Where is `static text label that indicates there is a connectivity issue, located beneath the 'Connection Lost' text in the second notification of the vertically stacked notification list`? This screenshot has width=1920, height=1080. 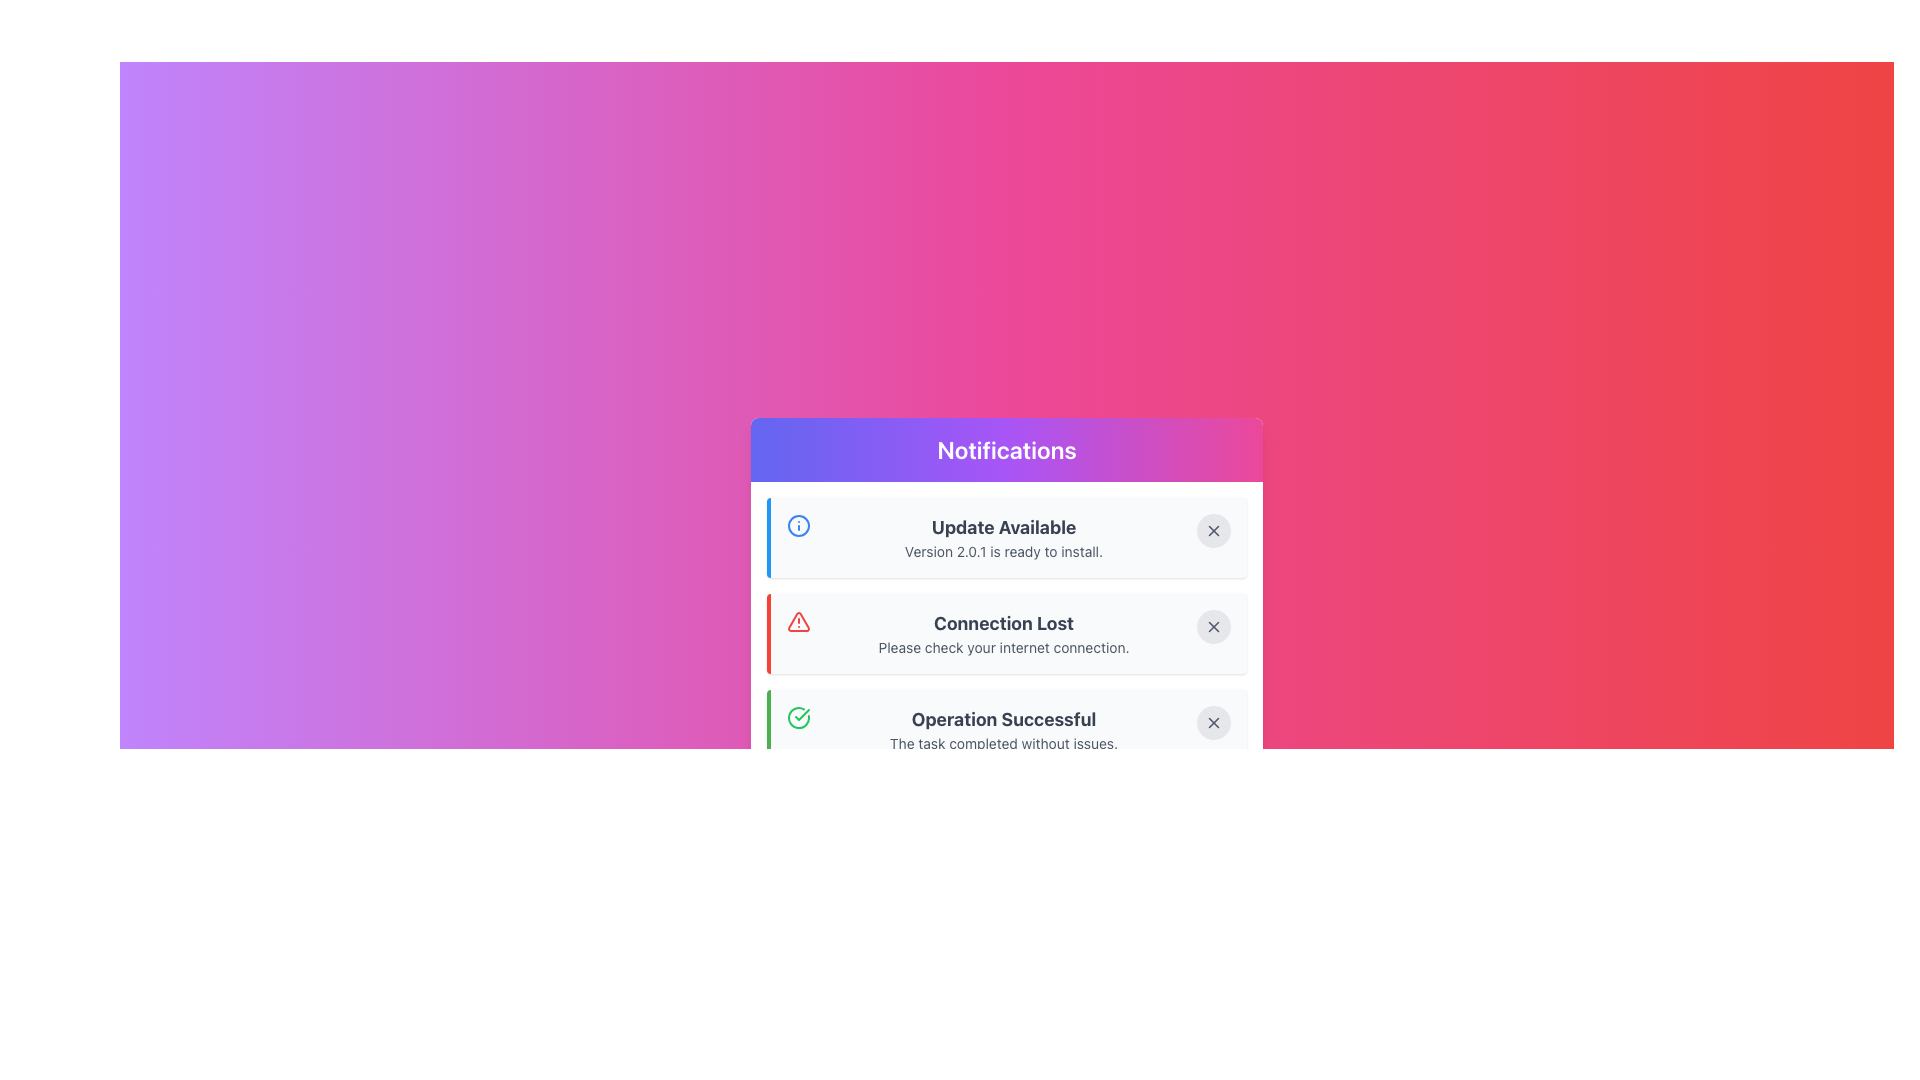 static text label that indicates there is a connectivity issue, located beneath the 'Connection Lost' text in the second notification of the vertically stacked notification list is located at coordinates (1003, 648).